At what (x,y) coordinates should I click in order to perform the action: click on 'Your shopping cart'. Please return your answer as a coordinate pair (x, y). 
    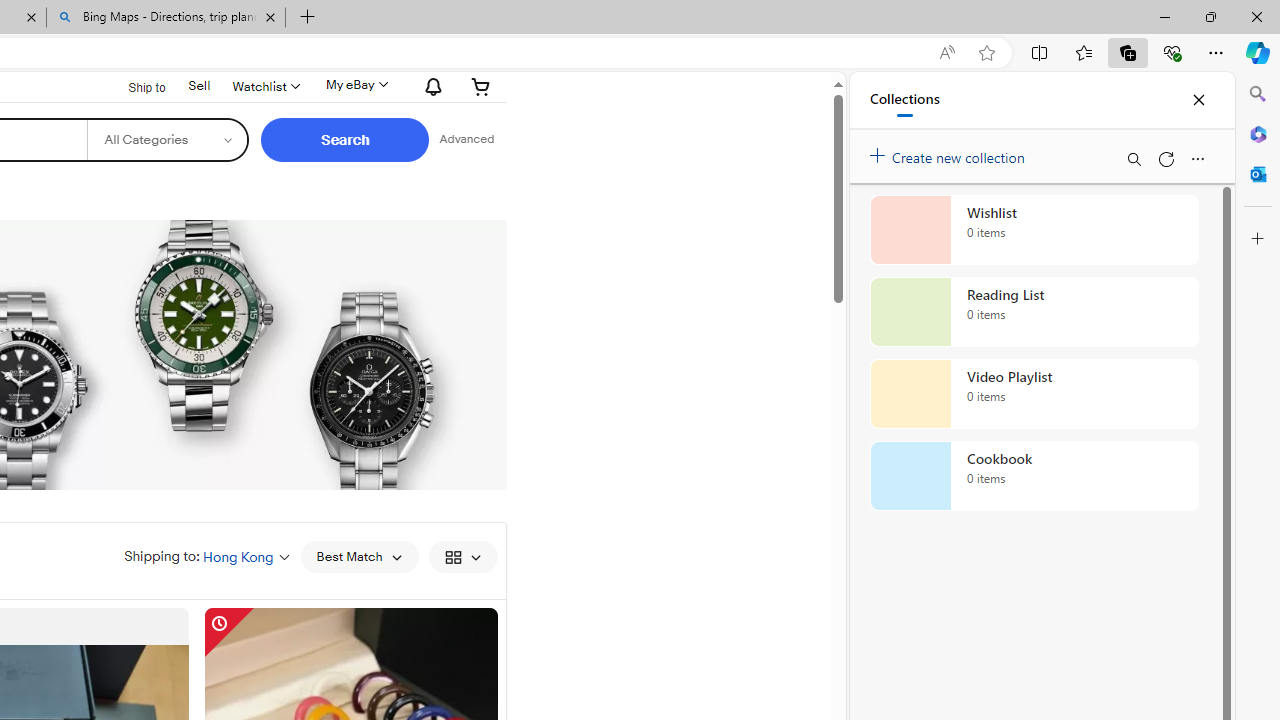
    Looking at the image, I should click on (481, 85).